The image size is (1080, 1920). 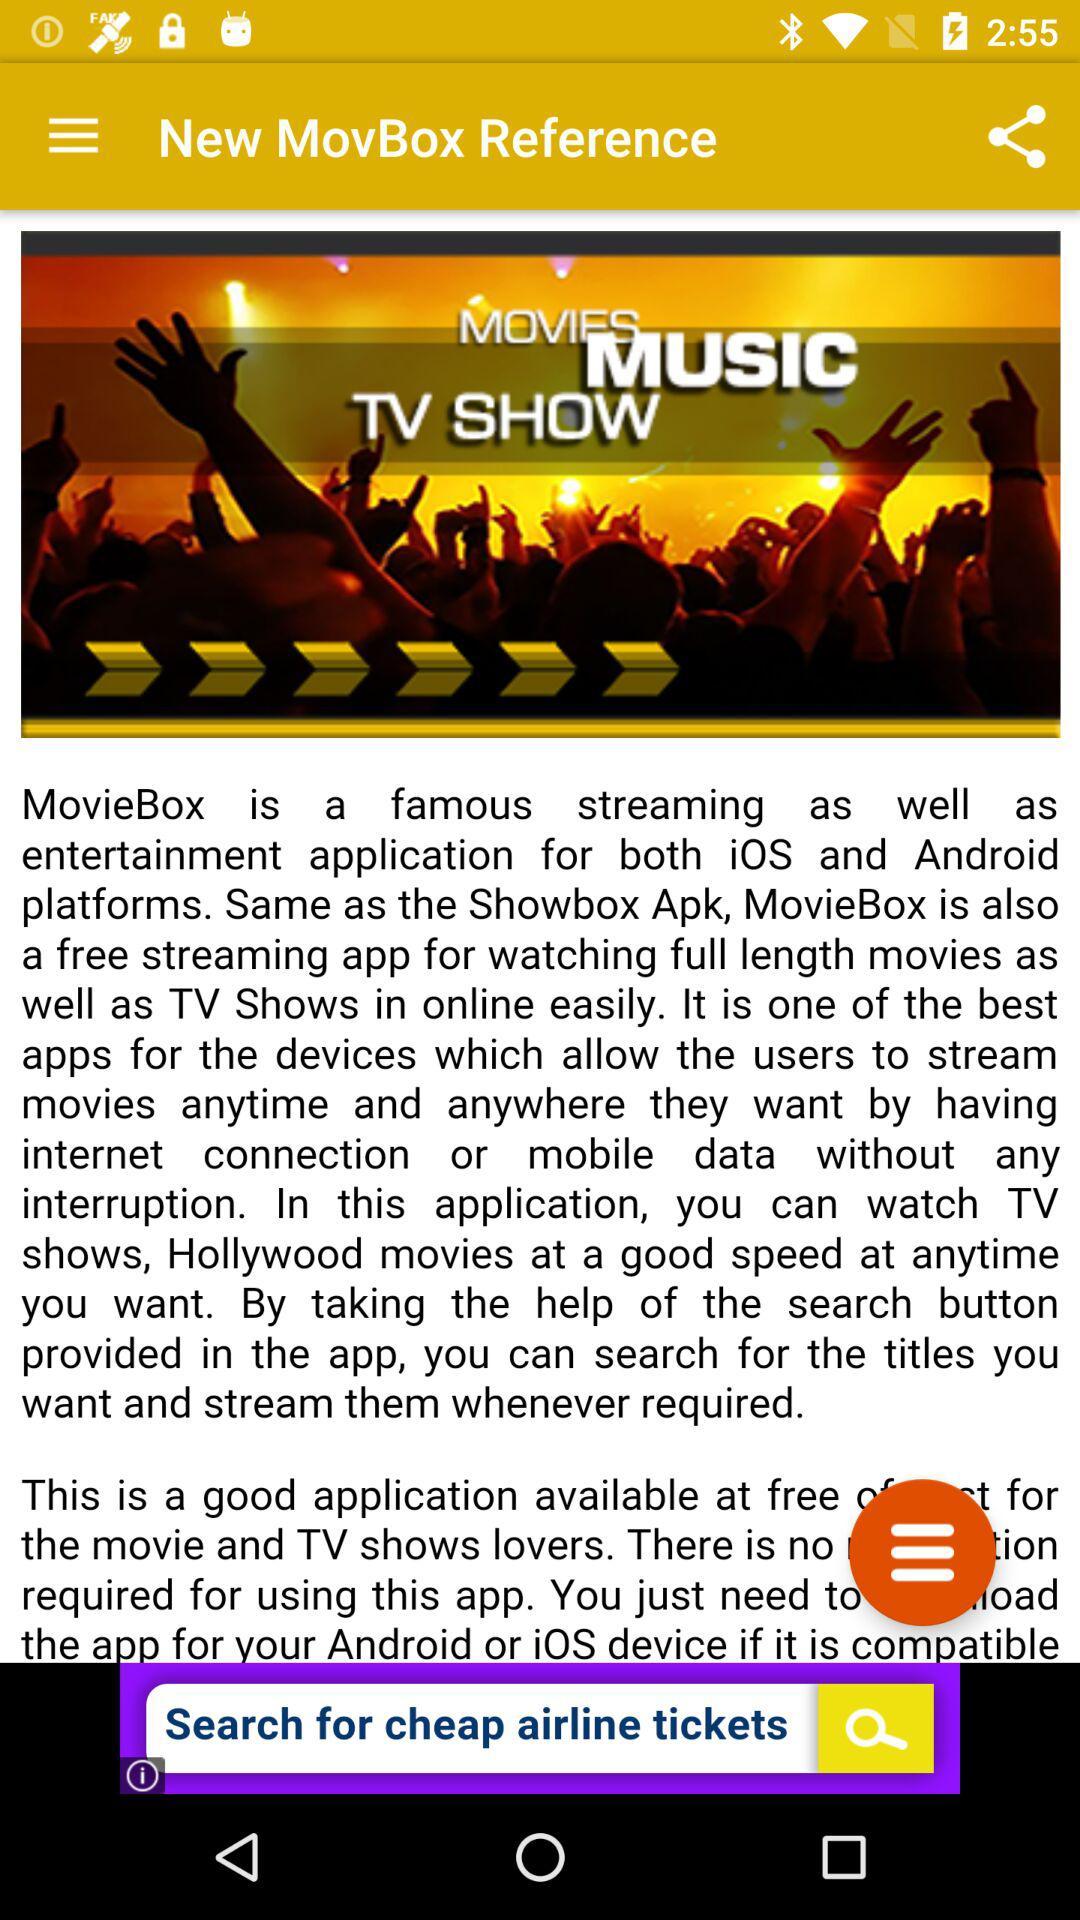 I want to click on the menu icon, so click(x=922, y=1551).